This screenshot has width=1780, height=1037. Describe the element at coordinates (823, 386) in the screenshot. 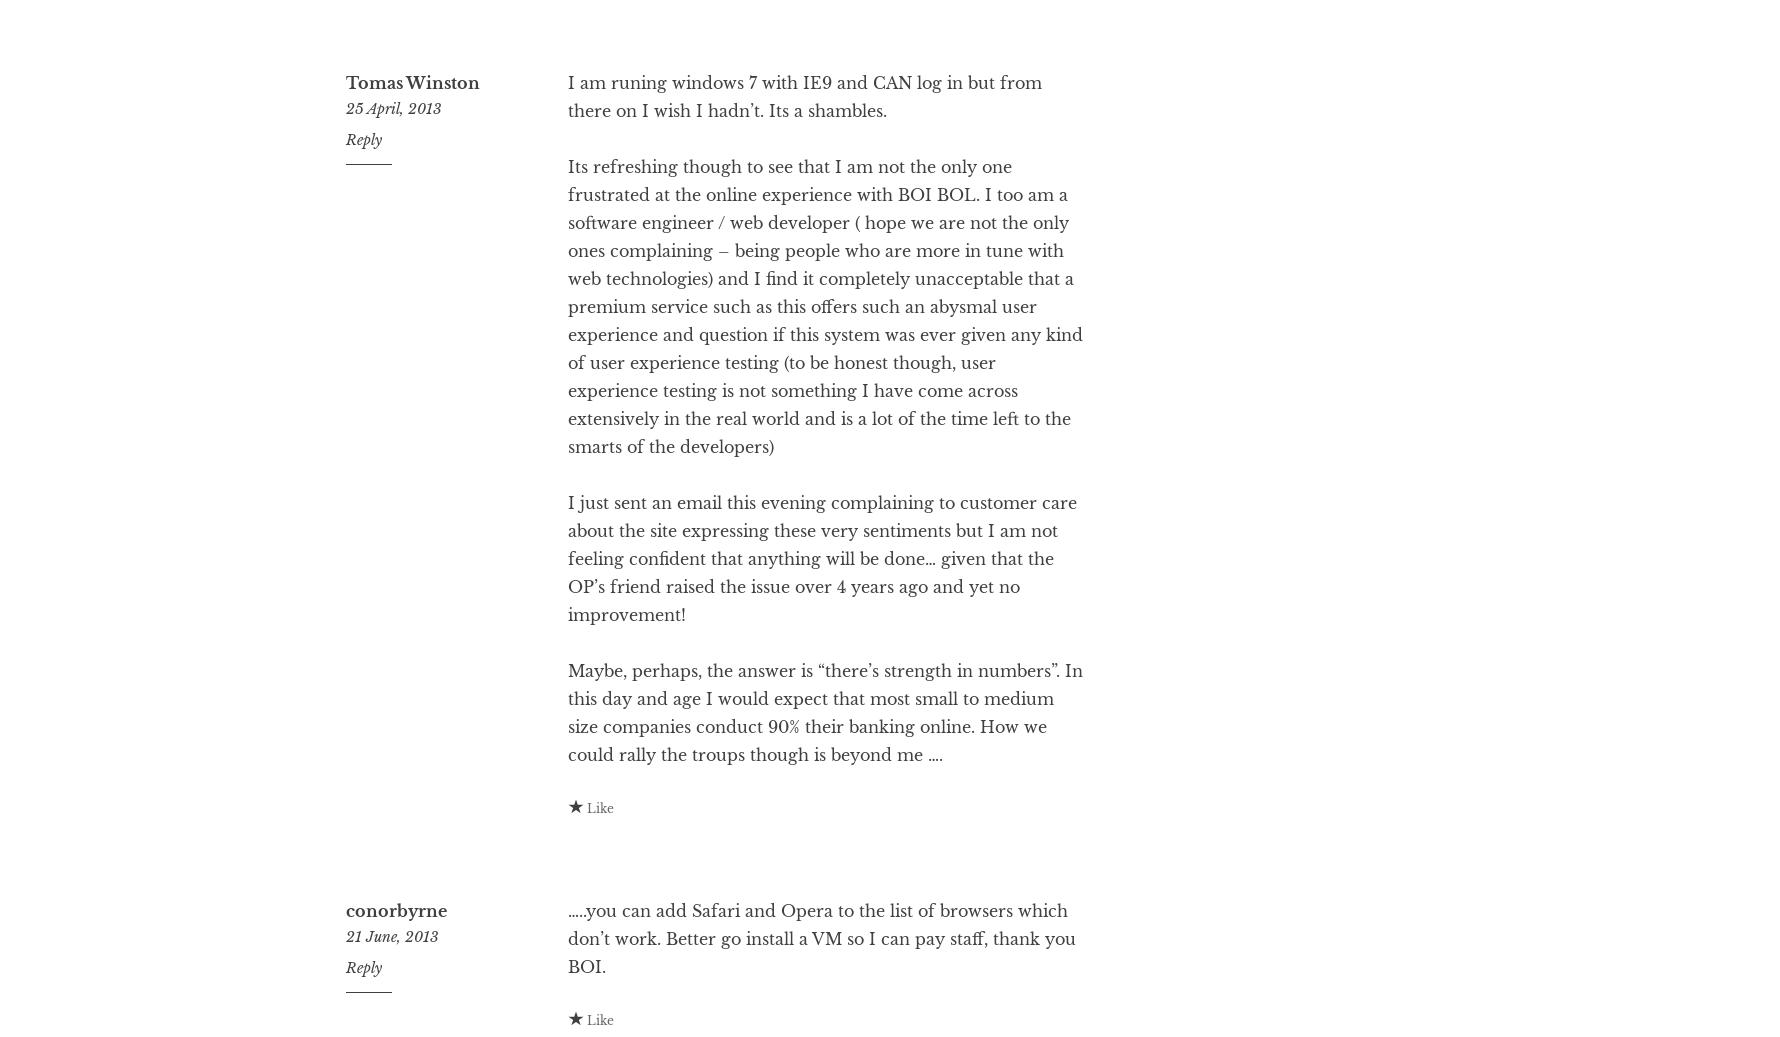

I see `'Its refreshing though to see that I am not the only one frustrated at the online experience with BOI BOL. I too am a software engineer / web developer ( hope we are not the only ones complaining – being people who are more in tune with web technologies) and I find it completely unacceptable that a premium service such as this offers such an abysmal user experience and question if this system was ever given any kind of user experience testing (to be honest though, user experience testing is not something I have come across extensively in the real world and is a lot of the time left to the smarts of the developers)'` at that location.